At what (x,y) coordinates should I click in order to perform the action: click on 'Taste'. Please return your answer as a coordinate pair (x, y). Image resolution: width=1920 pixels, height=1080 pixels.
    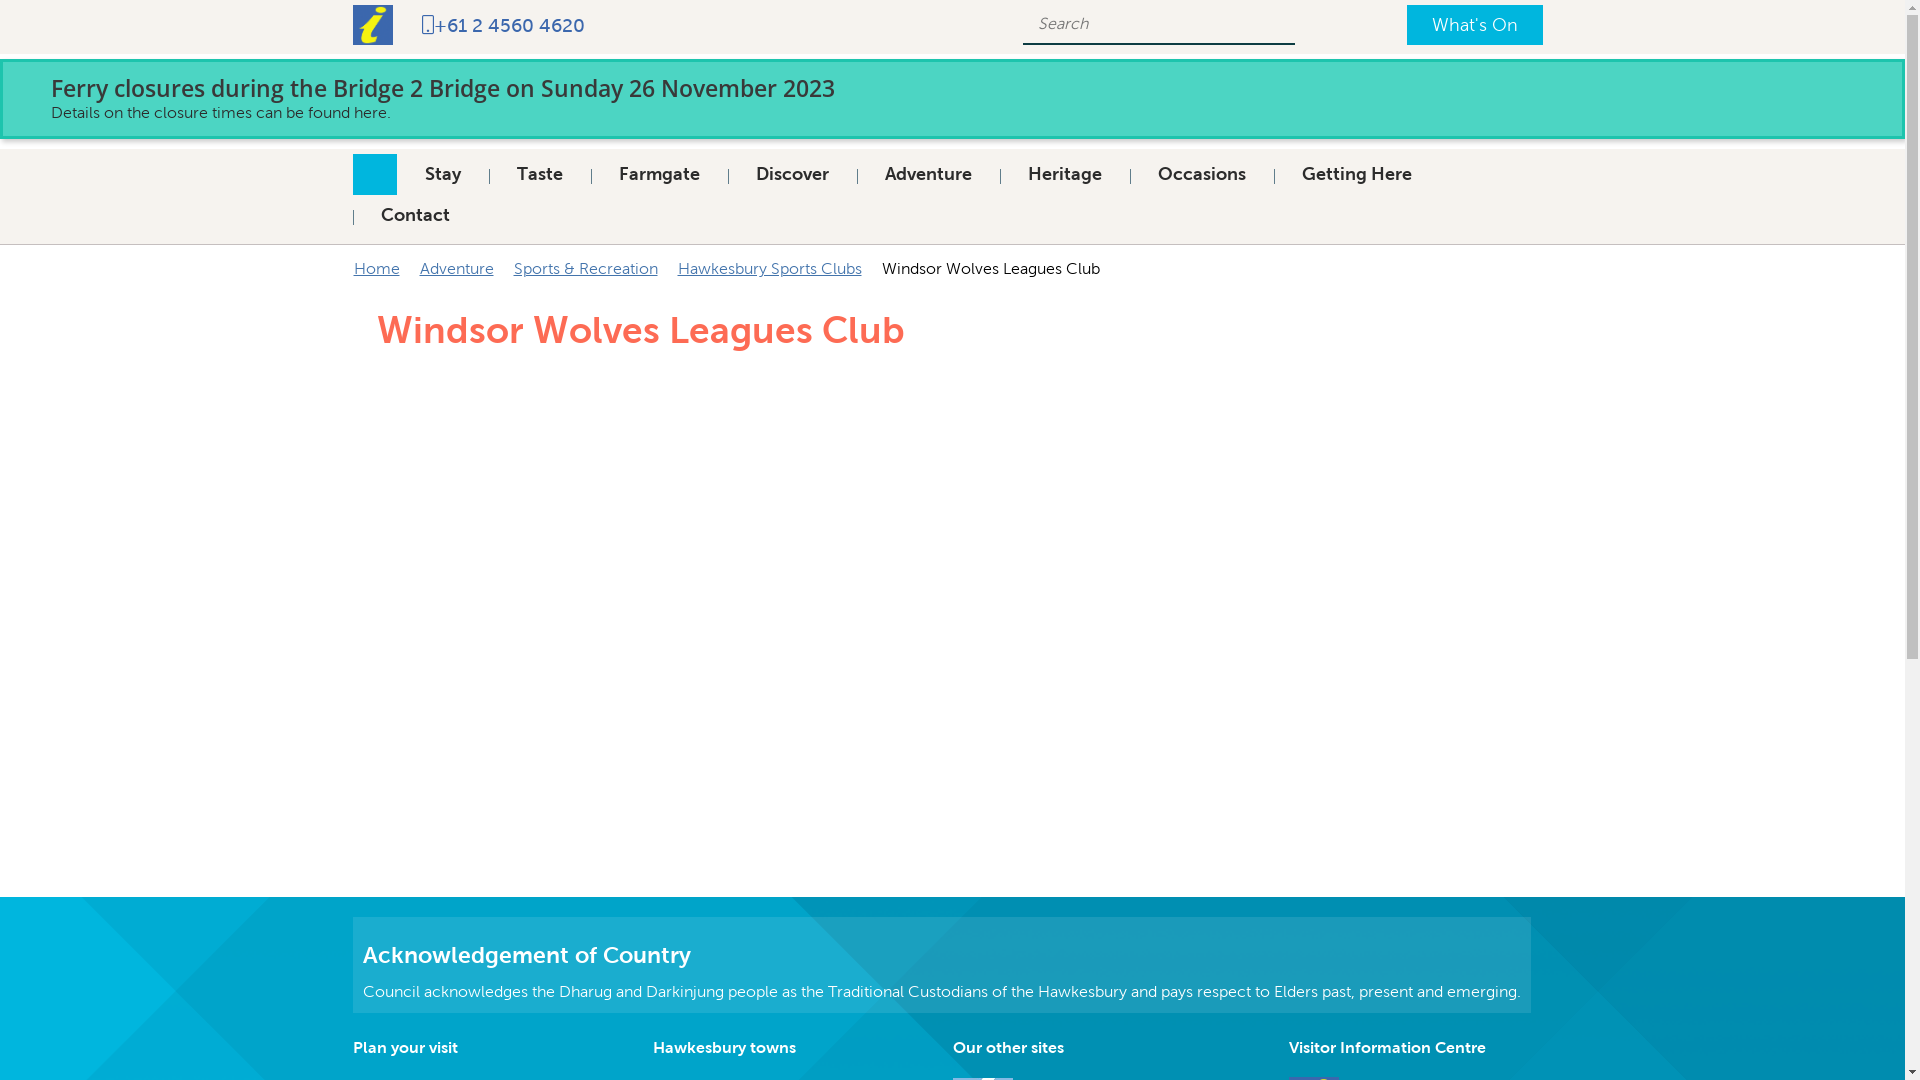
    Looking at the image, I should click on (538, 173).